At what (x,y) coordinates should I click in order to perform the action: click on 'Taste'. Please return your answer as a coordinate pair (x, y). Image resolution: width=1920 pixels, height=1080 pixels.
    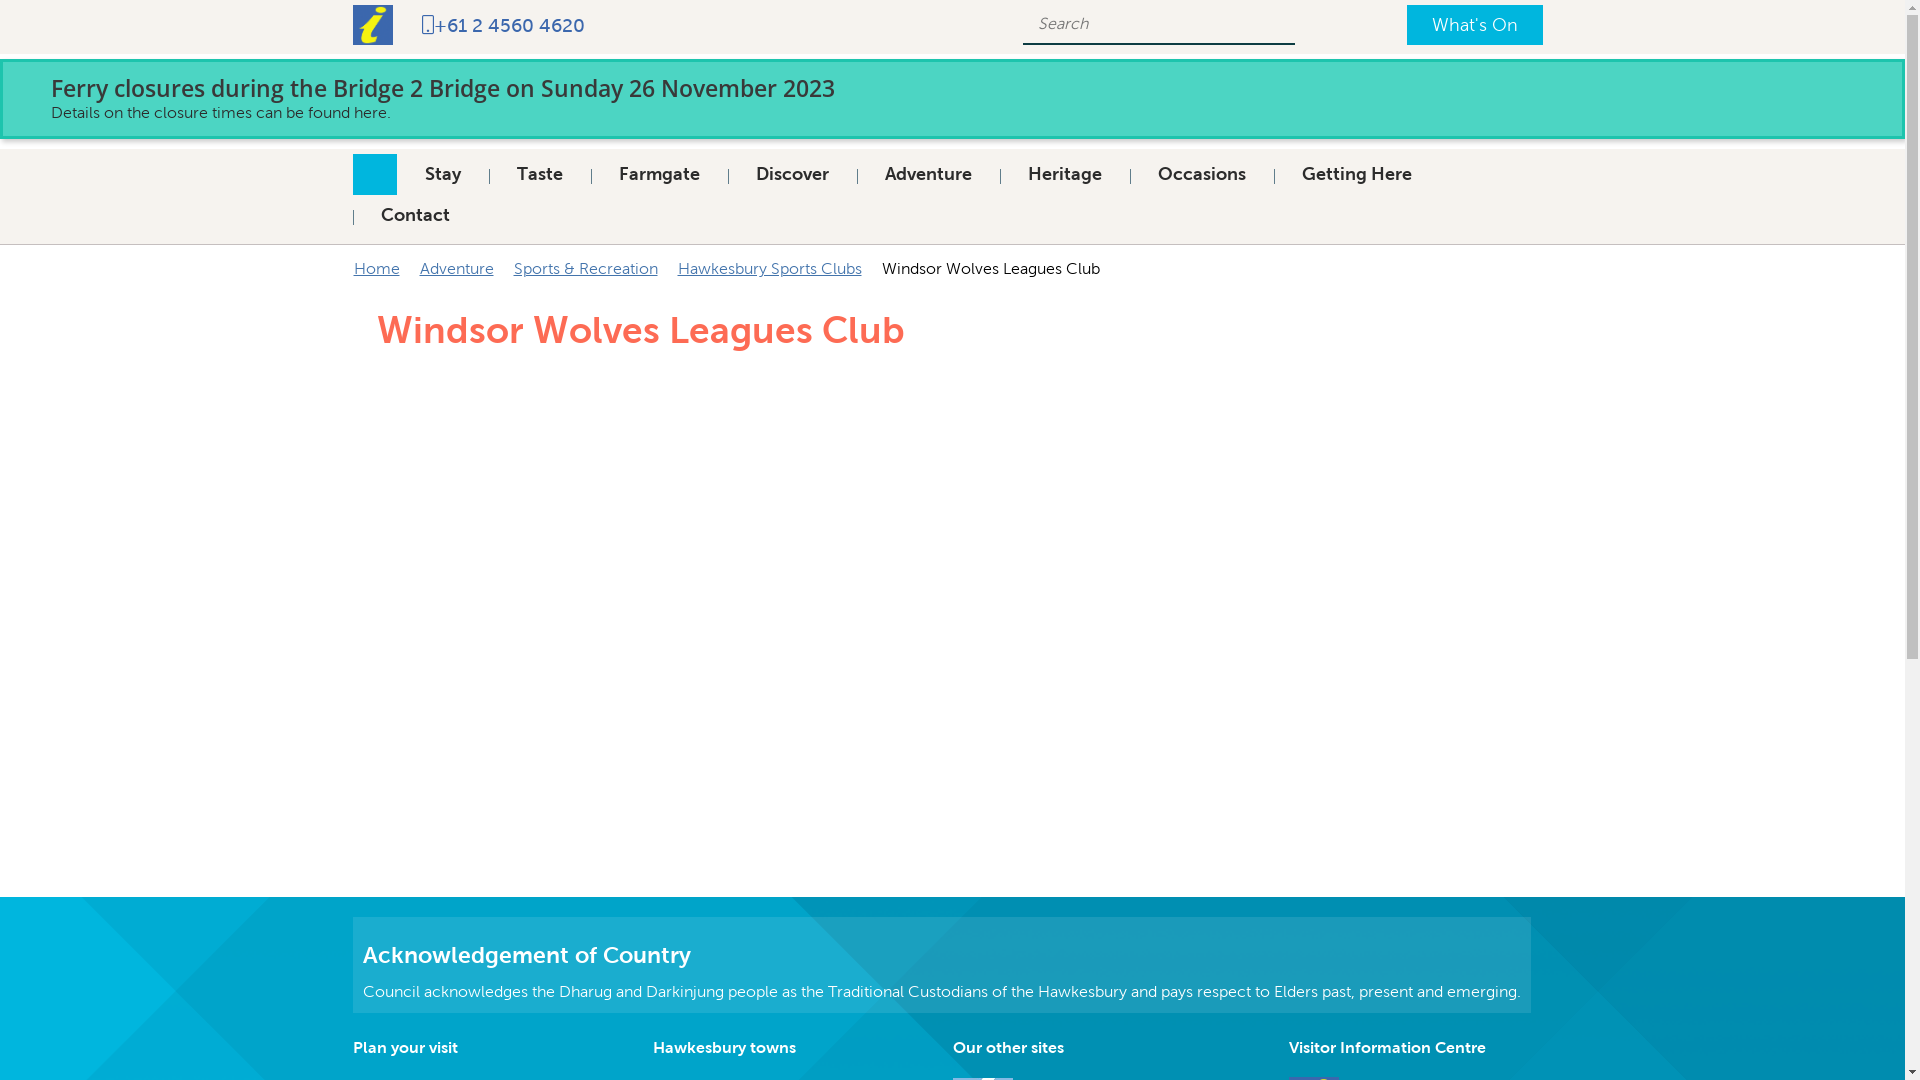
    Looking at the image, I should click on (538, 173).